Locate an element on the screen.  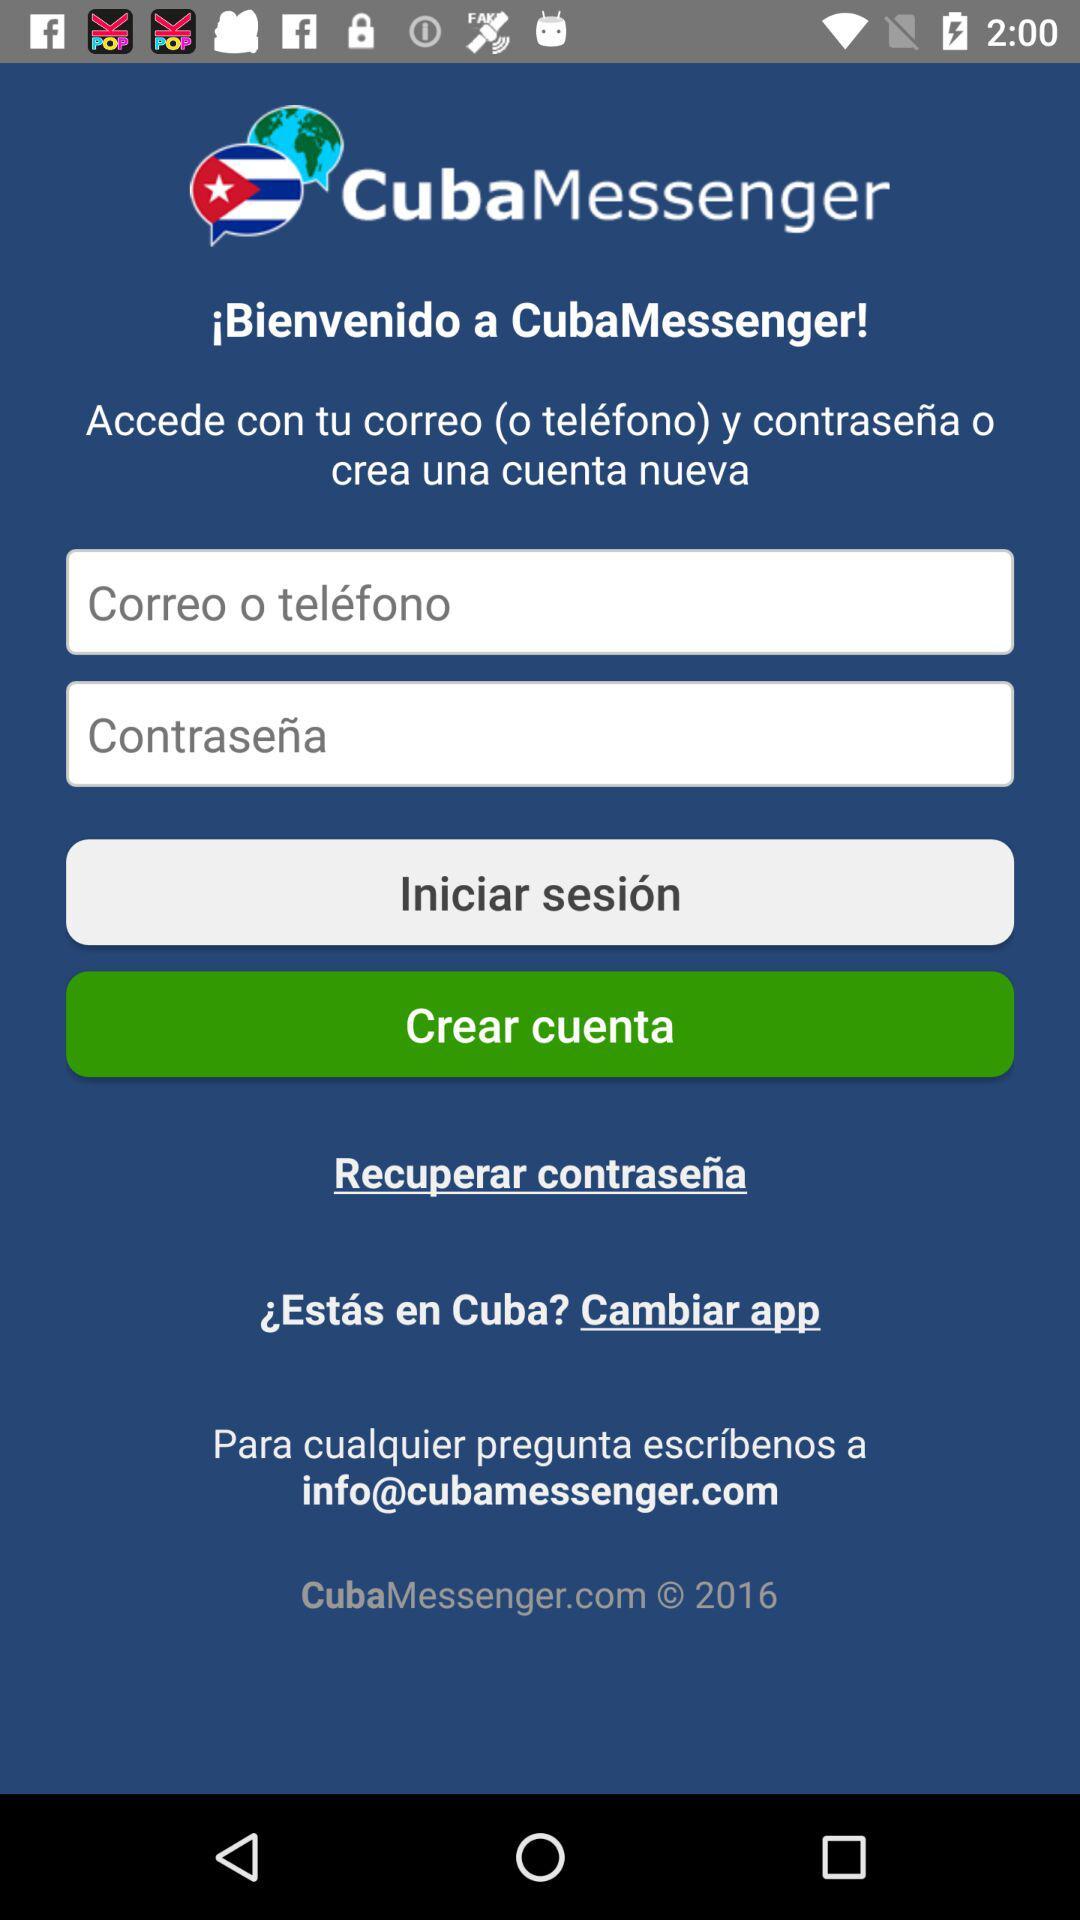
the item below crear cuenta icon is located at coordinates (540, 1171).